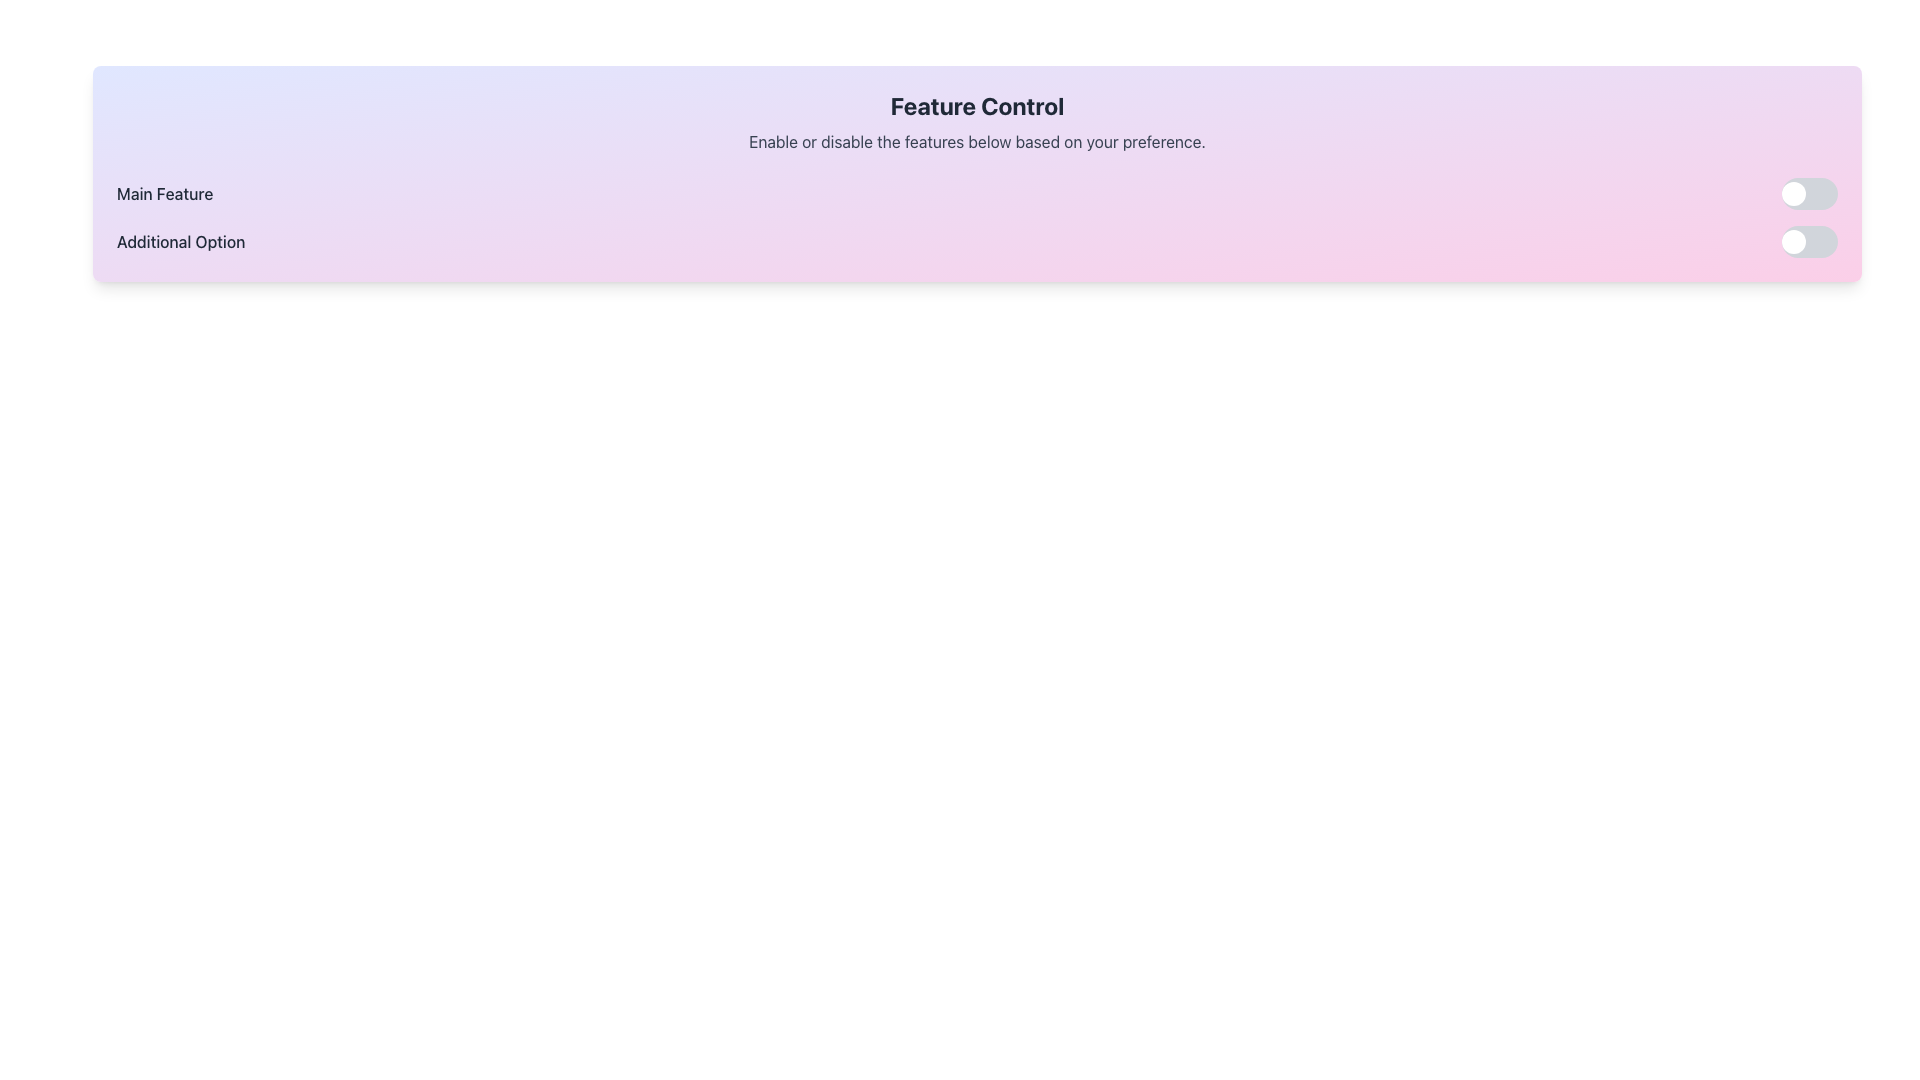  What do you see at coordinates (977, 141) in the screenshot?
I see `the static text element that provides instructions about the functionality of the settings, located directly below the 'Feature Control' heading` at bounding box center [977, 141].